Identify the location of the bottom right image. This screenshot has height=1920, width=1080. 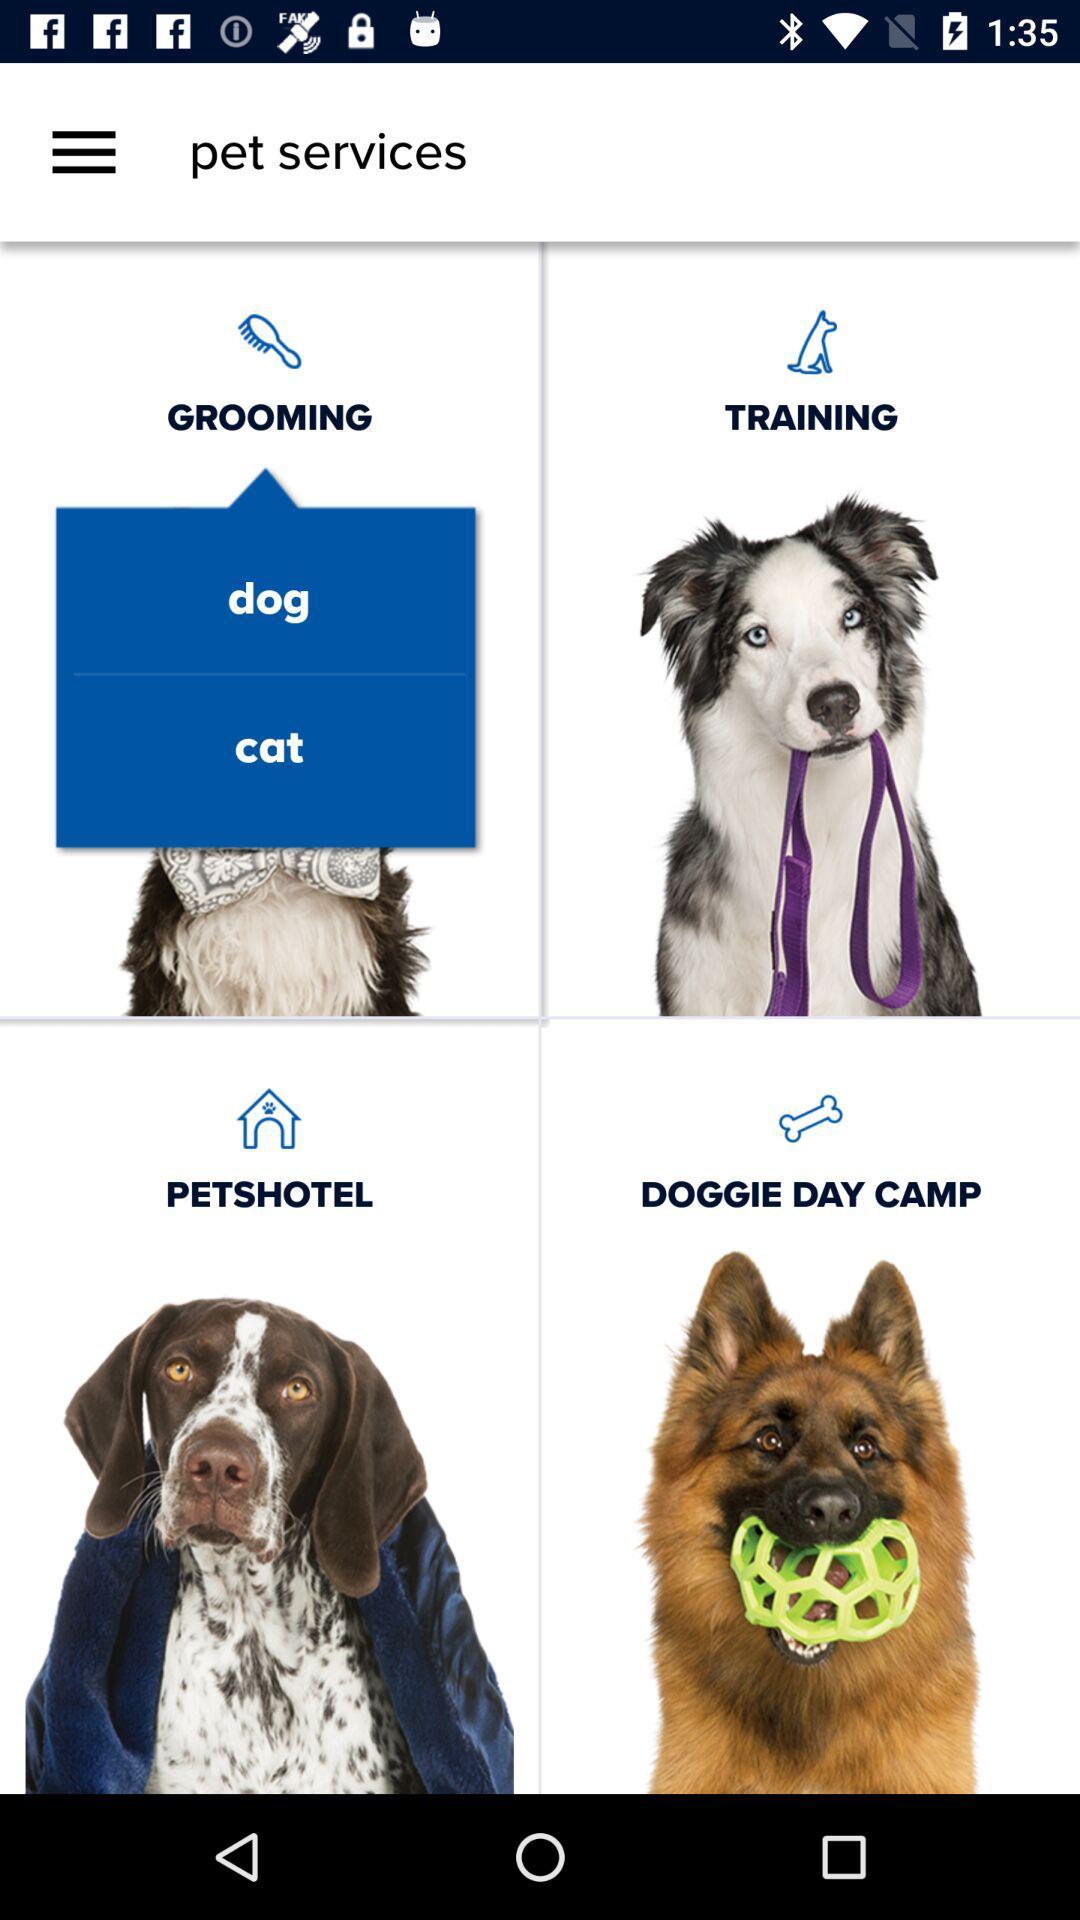
(810, 1517).